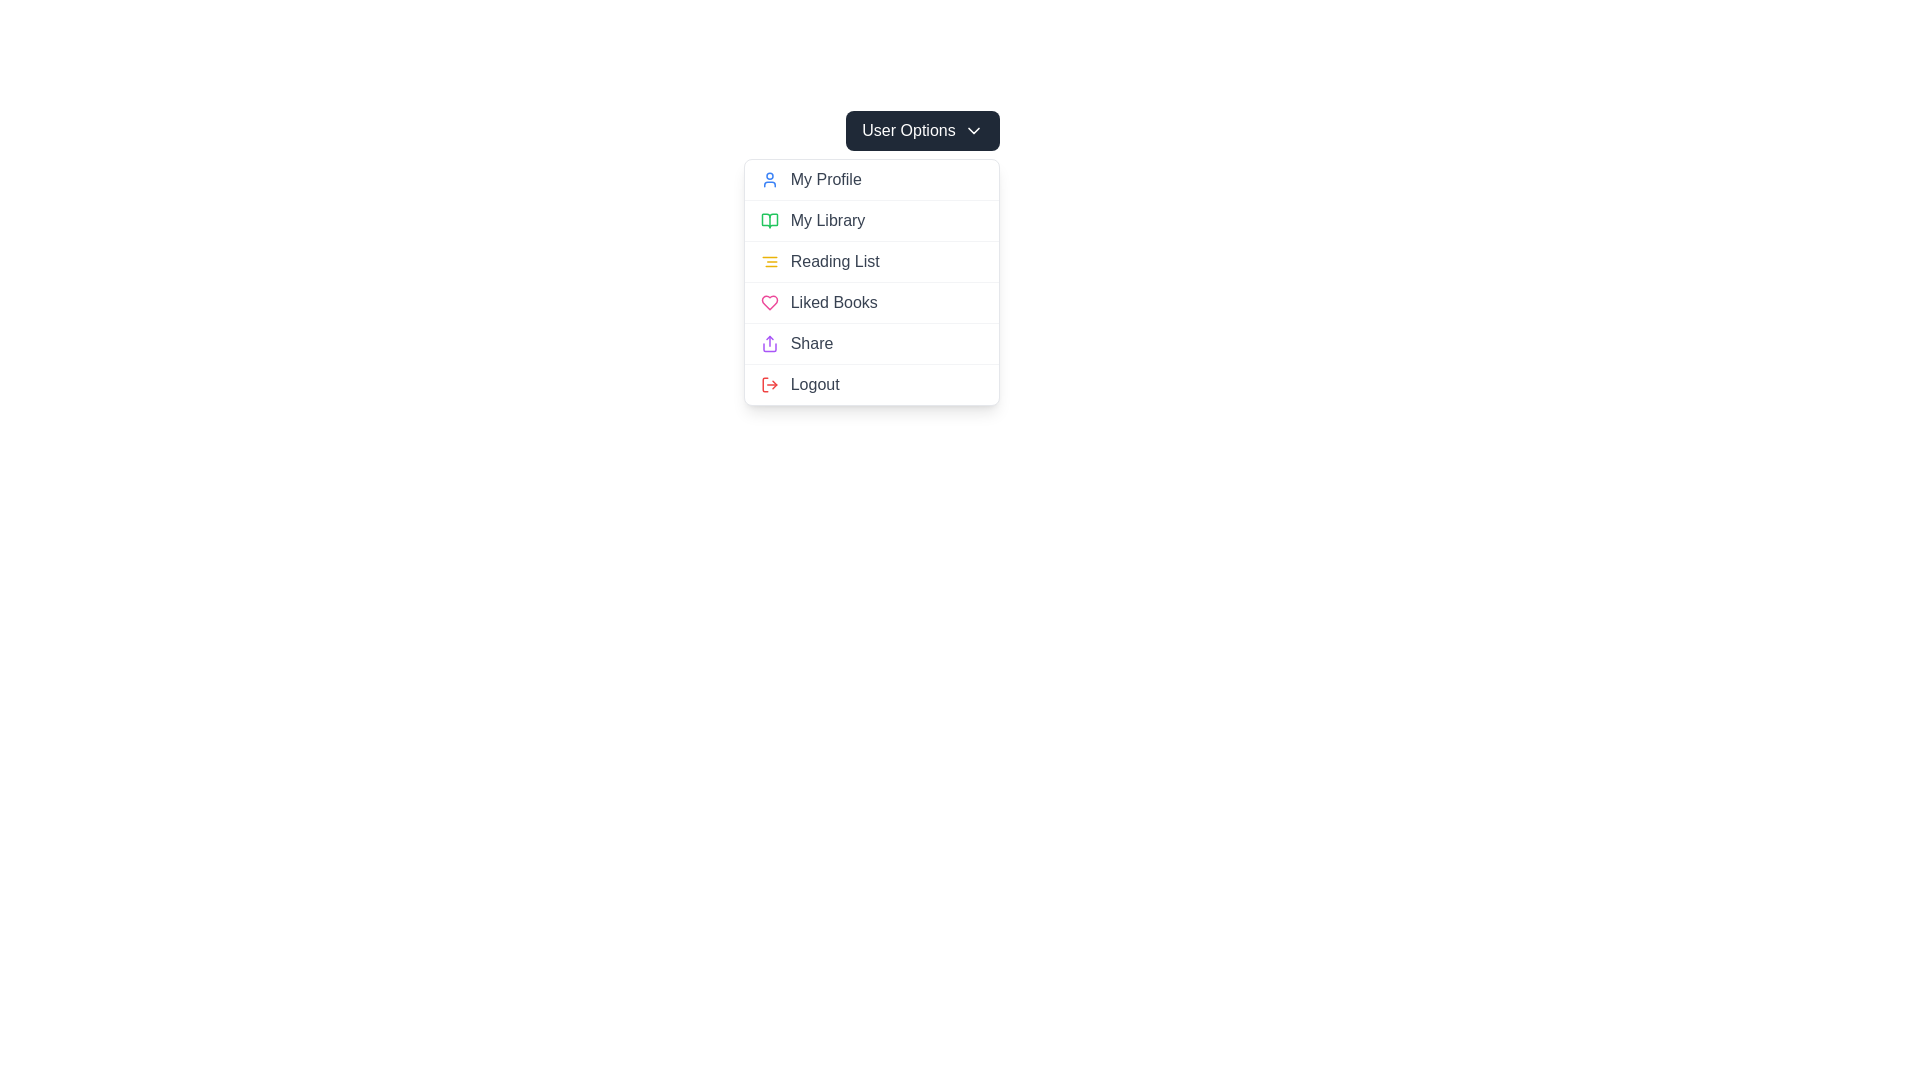 The width and height of the screenshot is (1920, 1080). I want to click on the 'Liked Books' interactive menu item, which features a pink heart-shaped icon and is the third item in the dropdown menu, so click(871, 303).